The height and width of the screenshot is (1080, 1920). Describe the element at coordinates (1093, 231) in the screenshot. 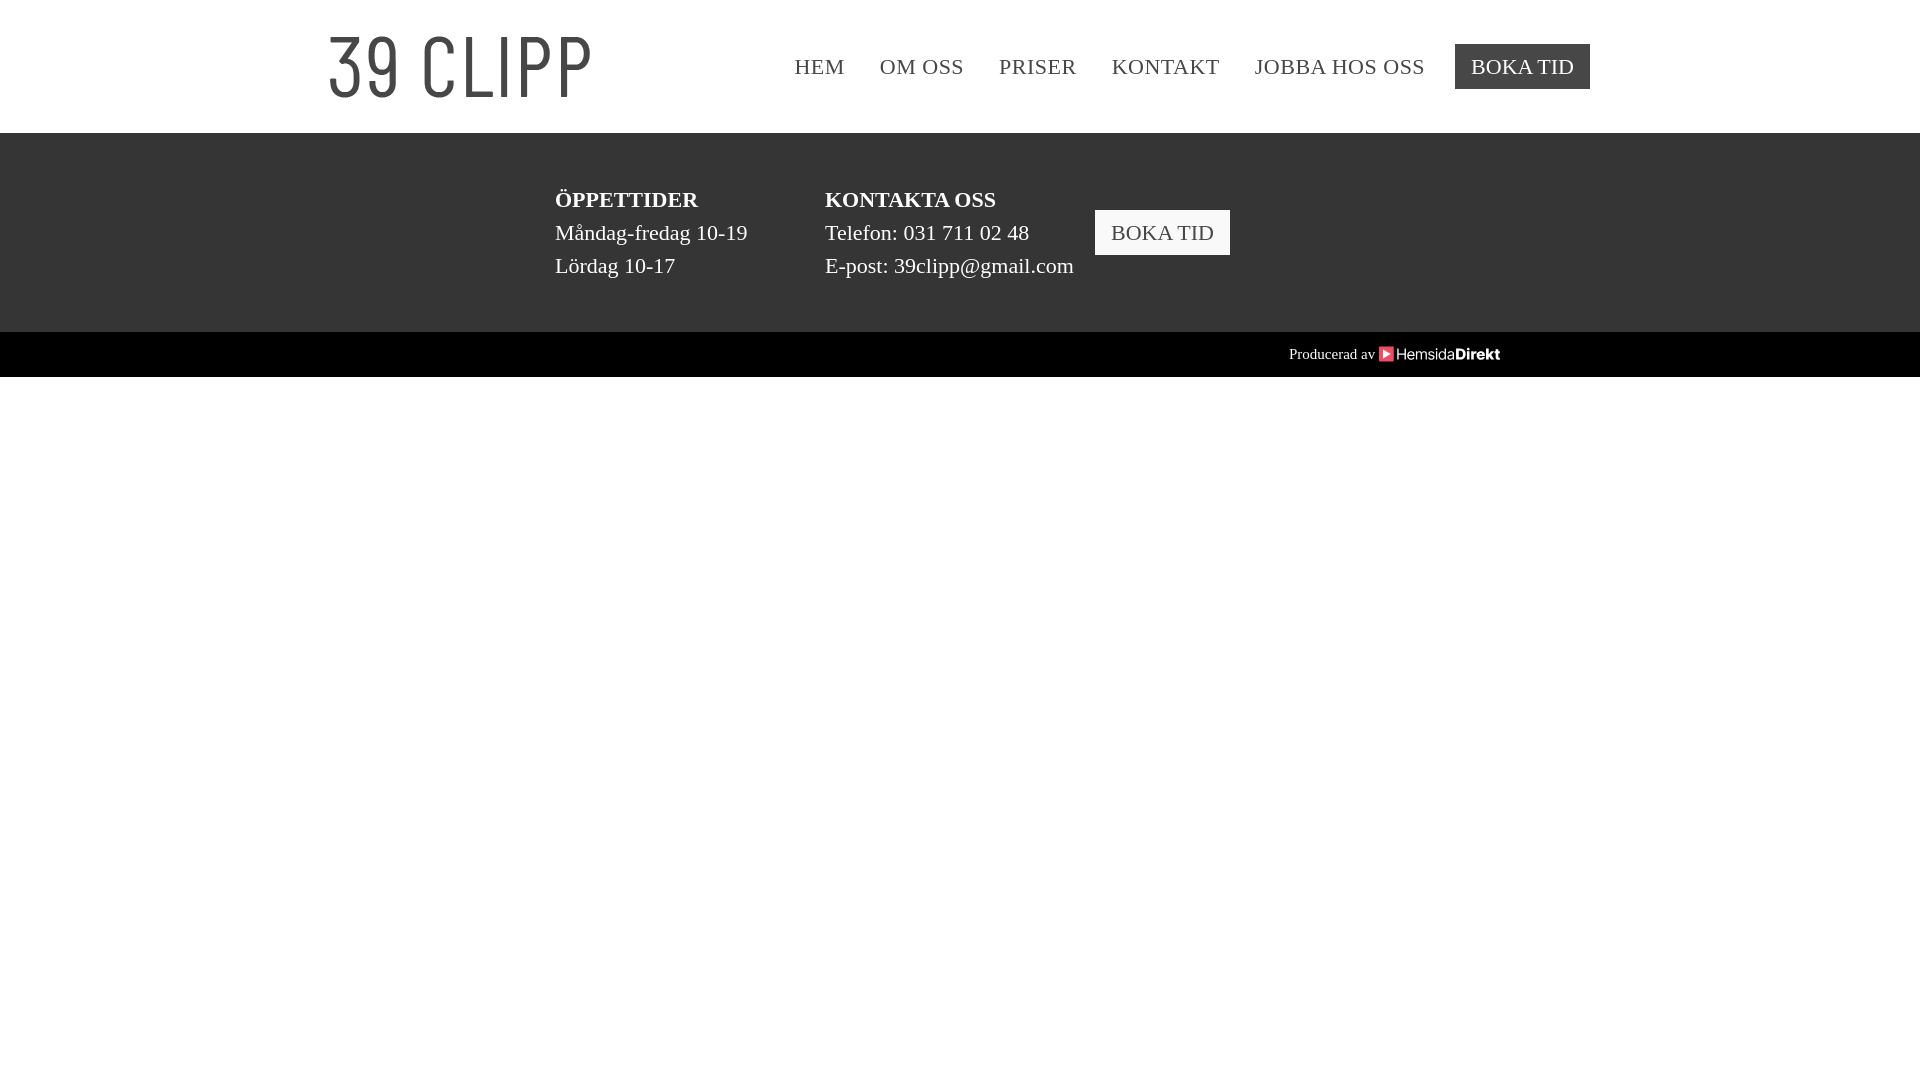

I see `'BOKA TID'` at that location.